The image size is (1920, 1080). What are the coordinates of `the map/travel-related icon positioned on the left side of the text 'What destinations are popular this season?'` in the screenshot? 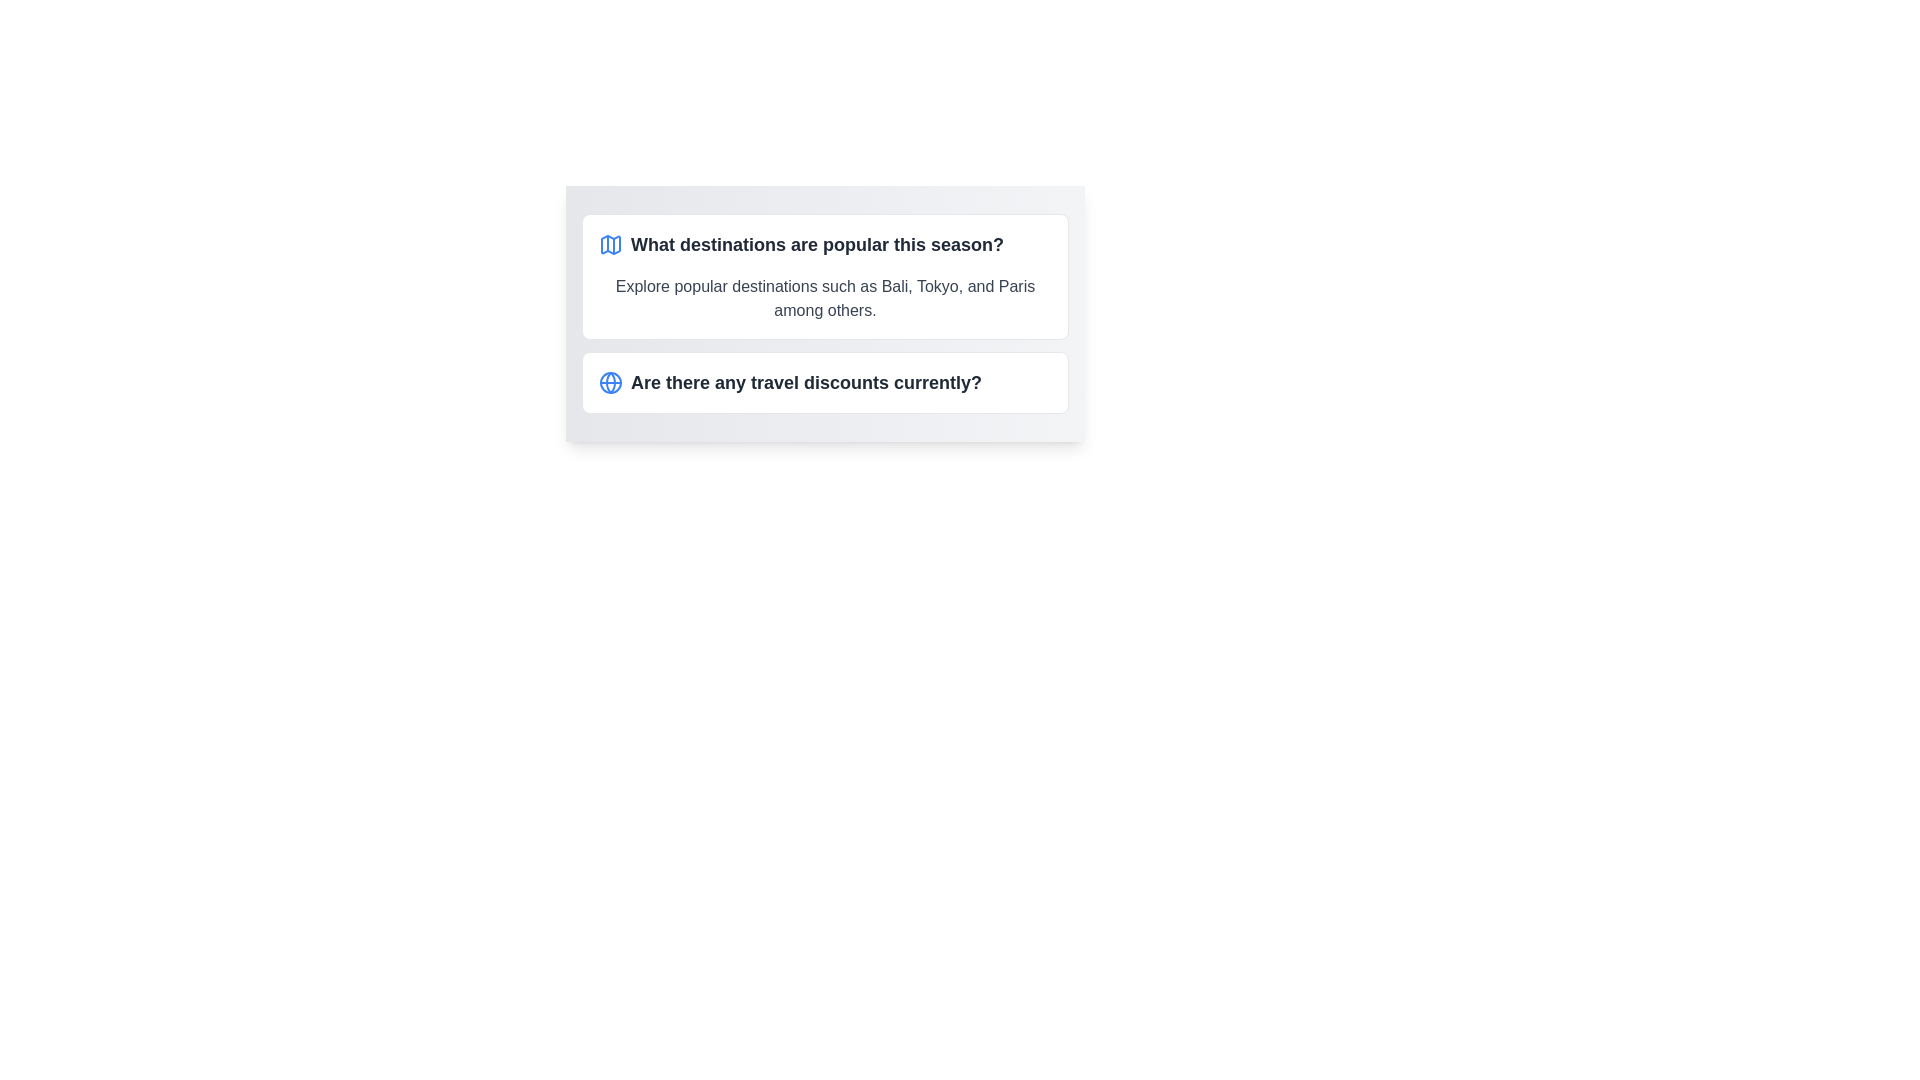 It's located at (609, 244).